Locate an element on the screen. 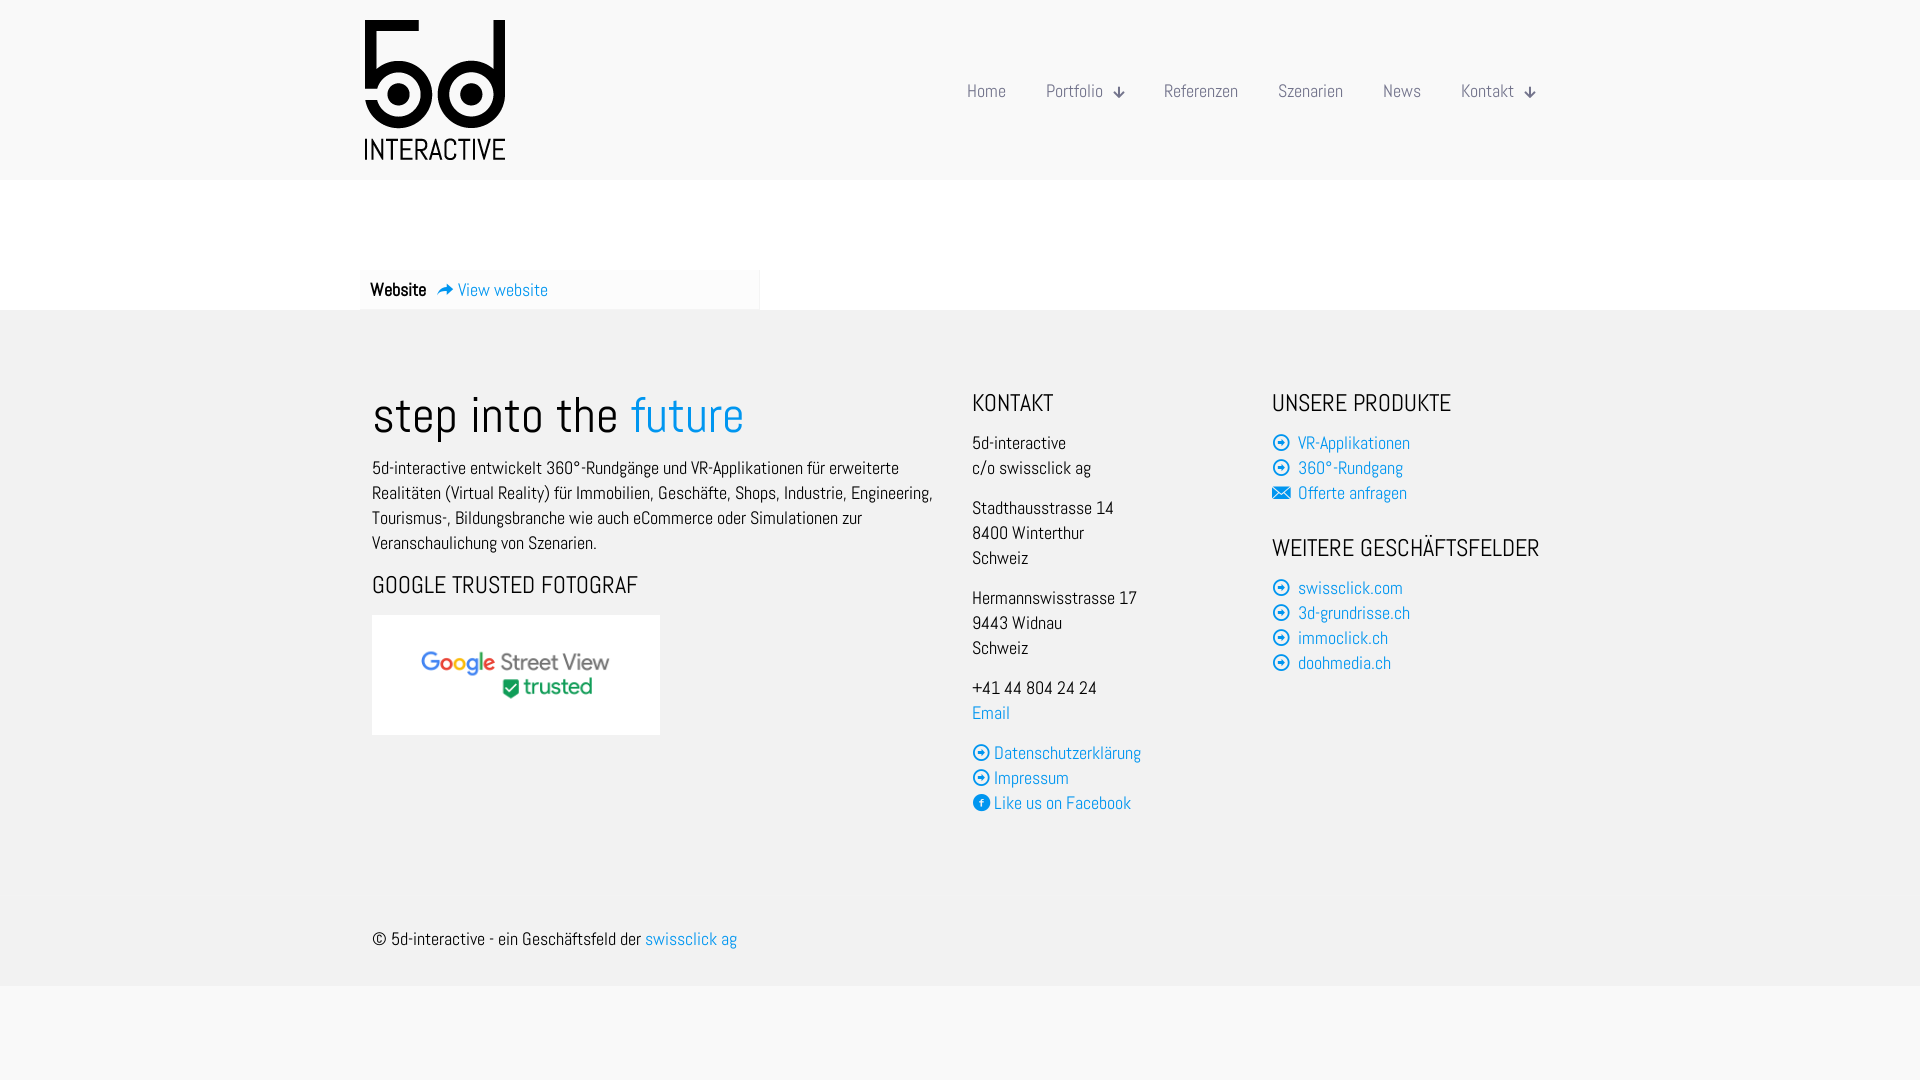 The image size is (1920, 1080). 'swissclick.com' is located at coordinates (1350, 586).